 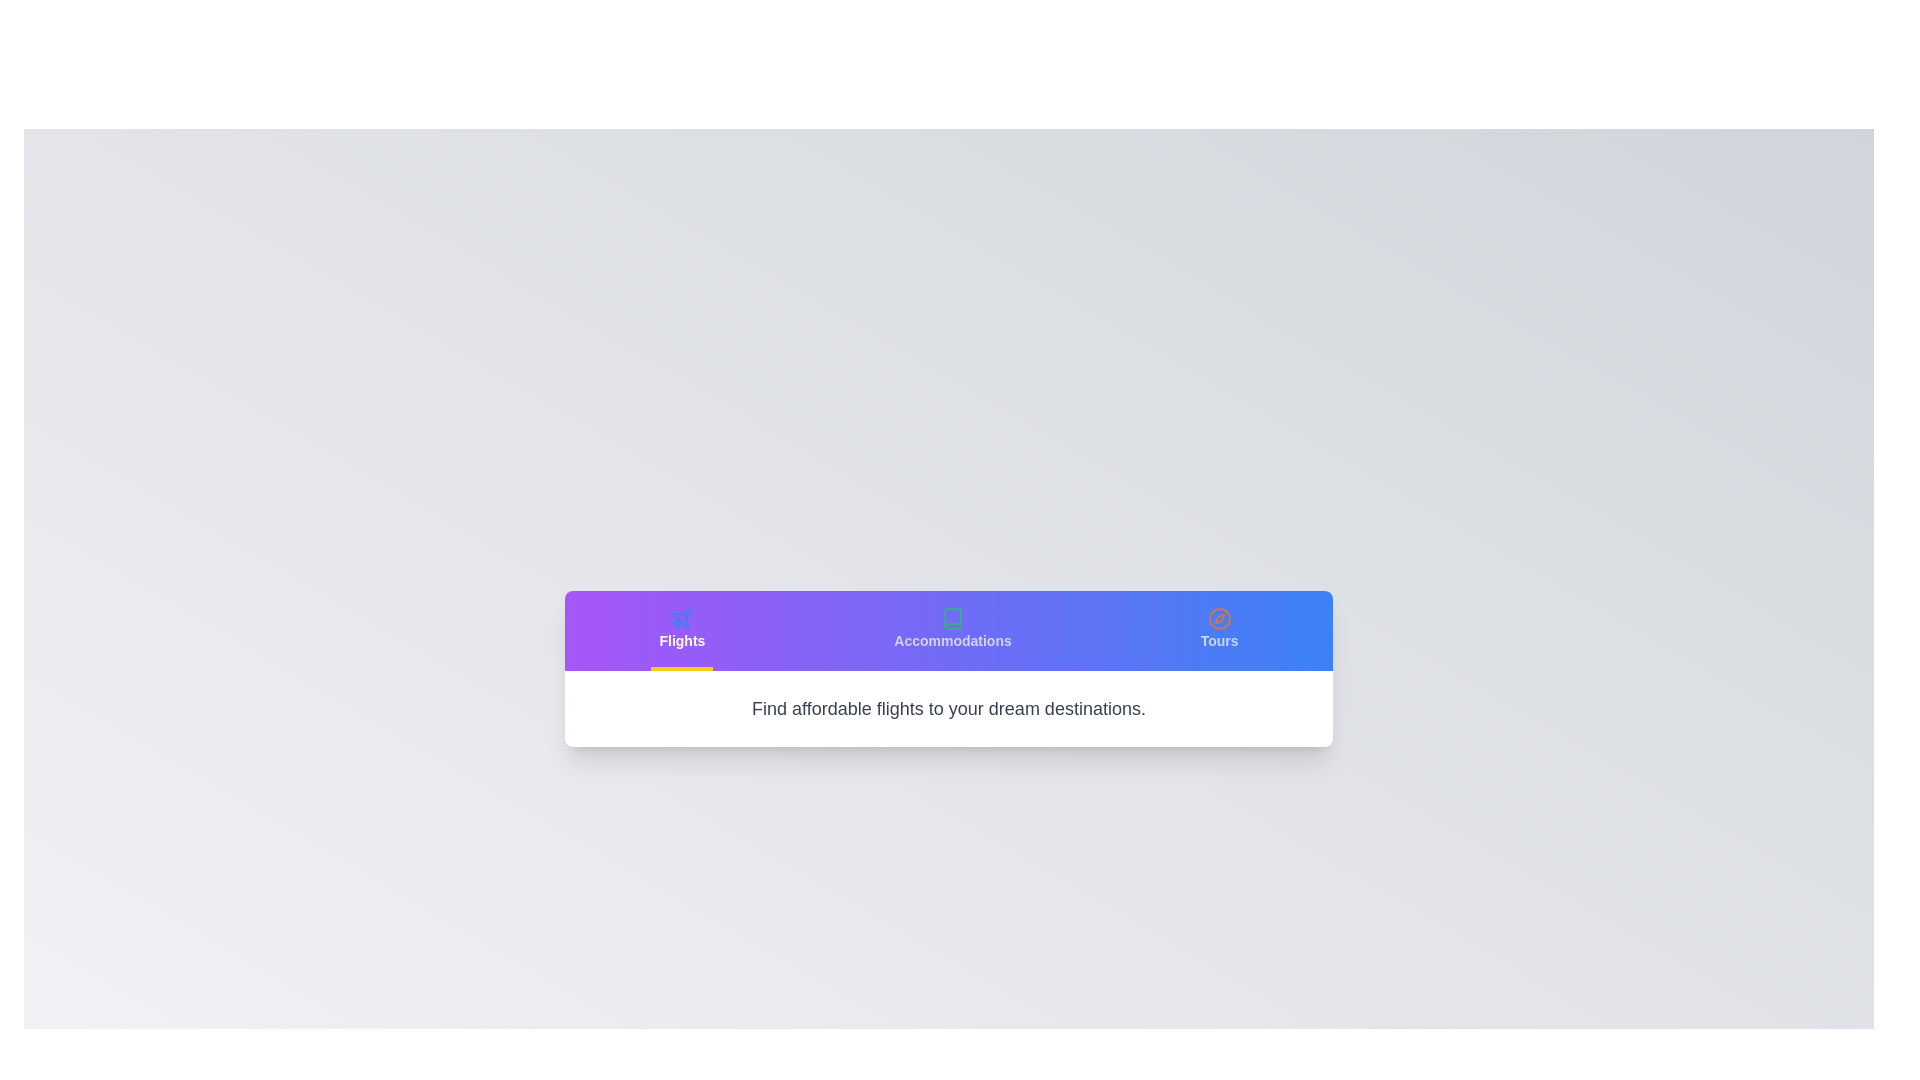 I want to click on the Tours tab to display its content, so click(x=1218, y=631).